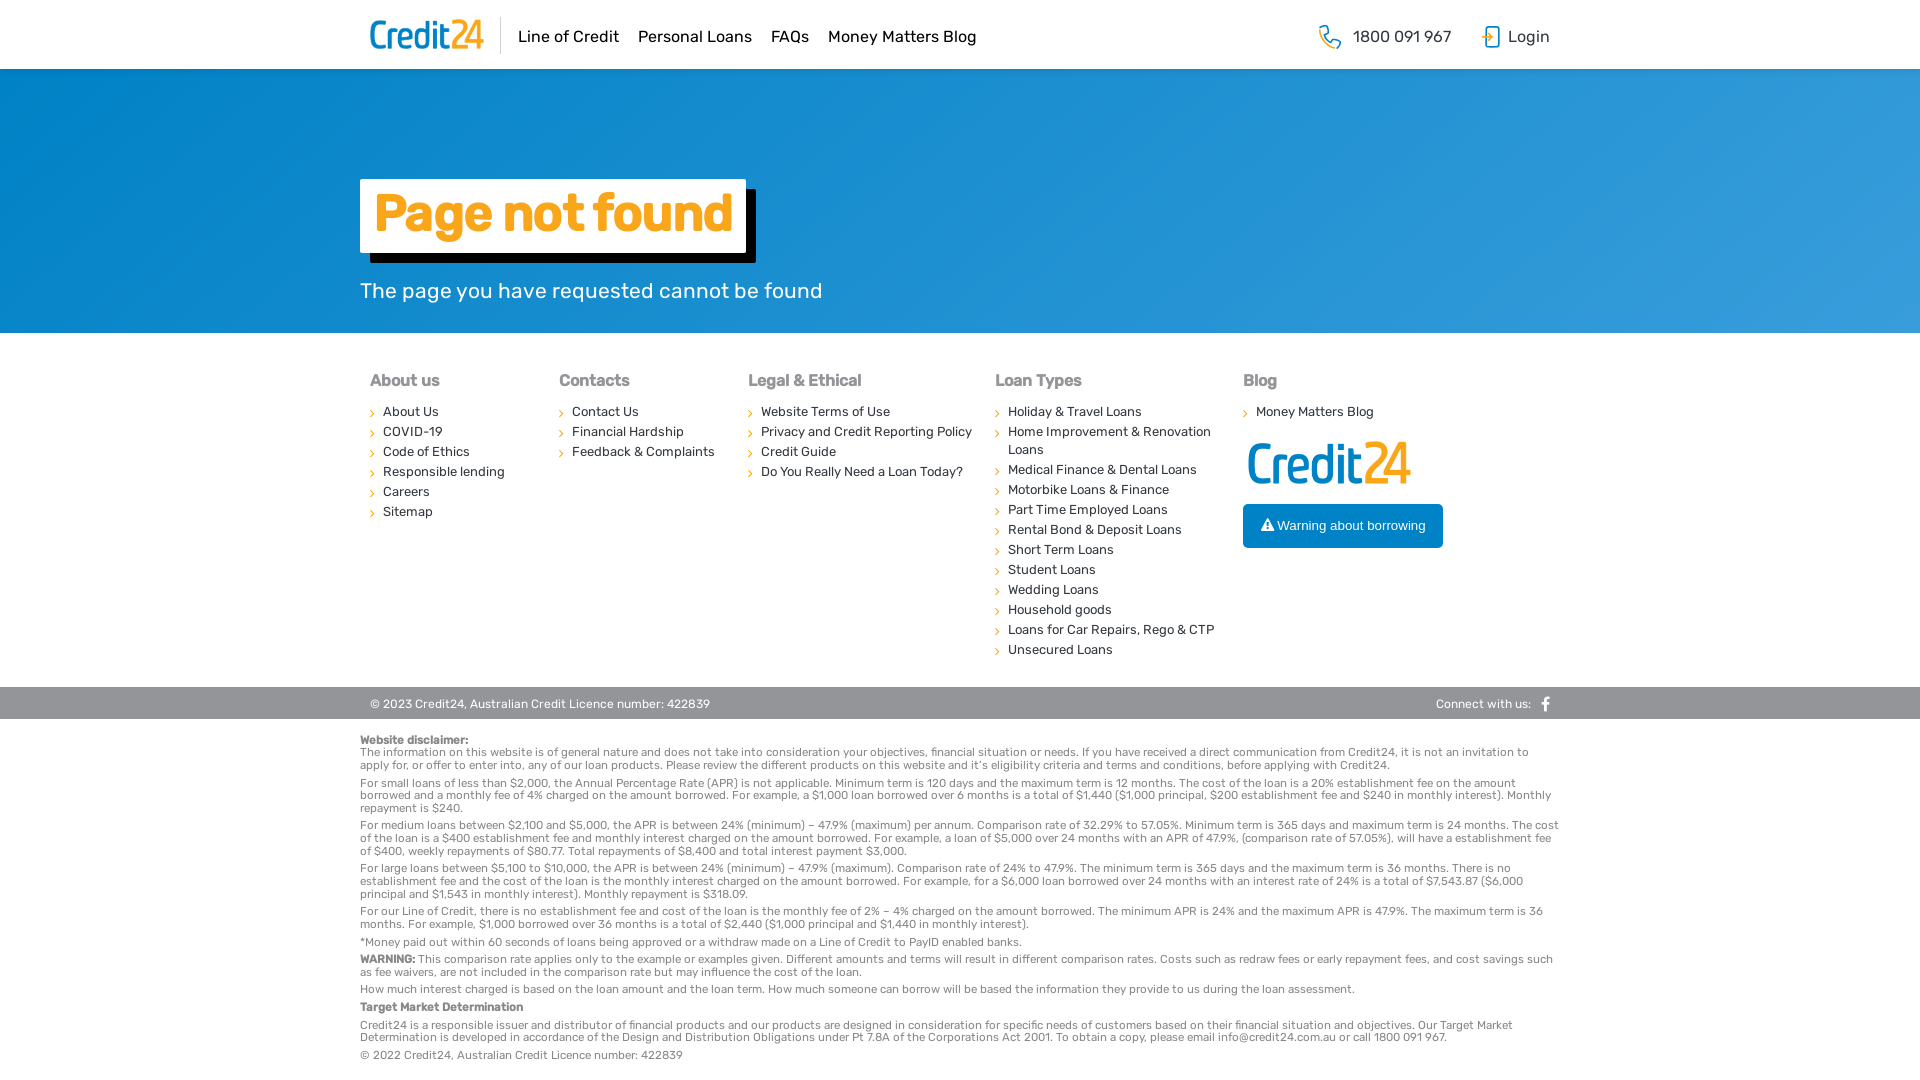 The height and width of the screenshot is (1080, 1920). Describe the element at coordinates (641, 451) in the screenshot. I see `'Feedback & Complaints'` at that location.